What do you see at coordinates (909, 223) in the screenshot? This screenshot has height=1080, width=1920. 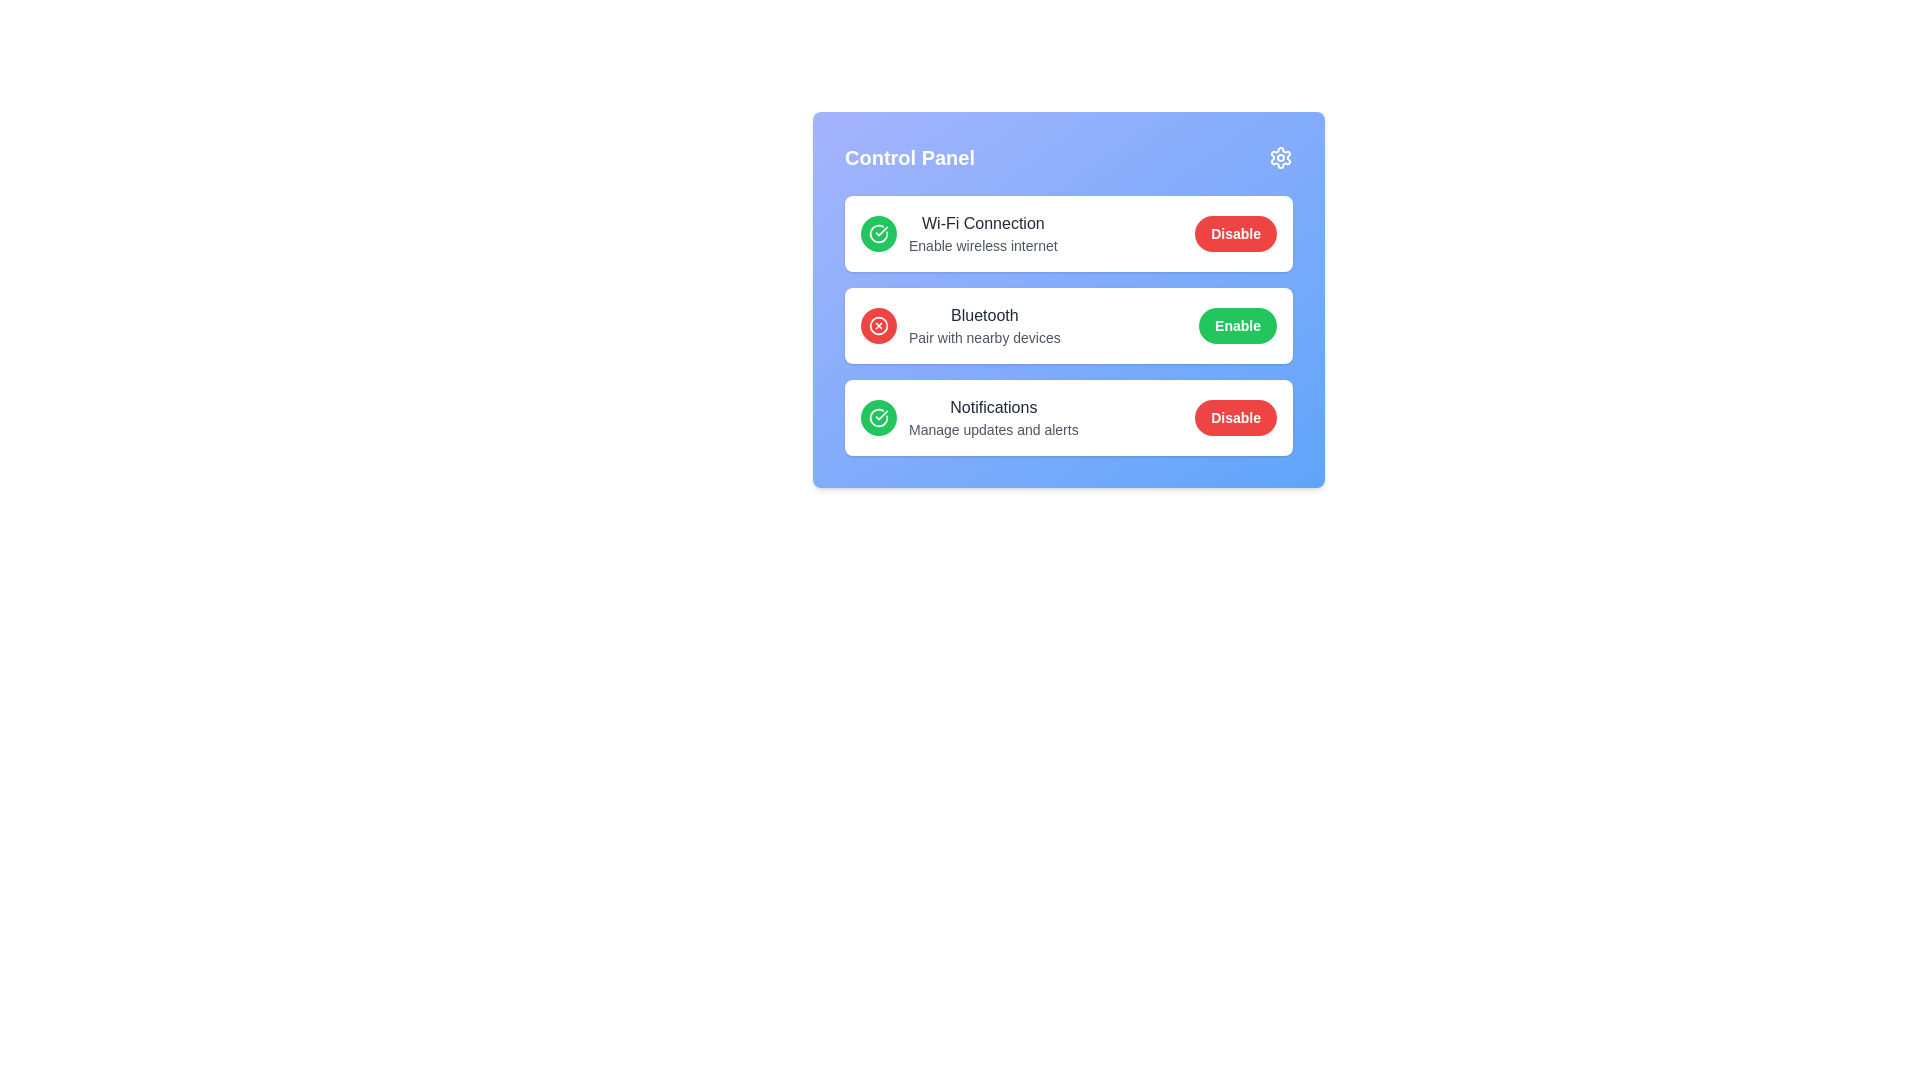 I see `the feature details for 'Wi-Fi Connection'` at bounding box center [909, 223].